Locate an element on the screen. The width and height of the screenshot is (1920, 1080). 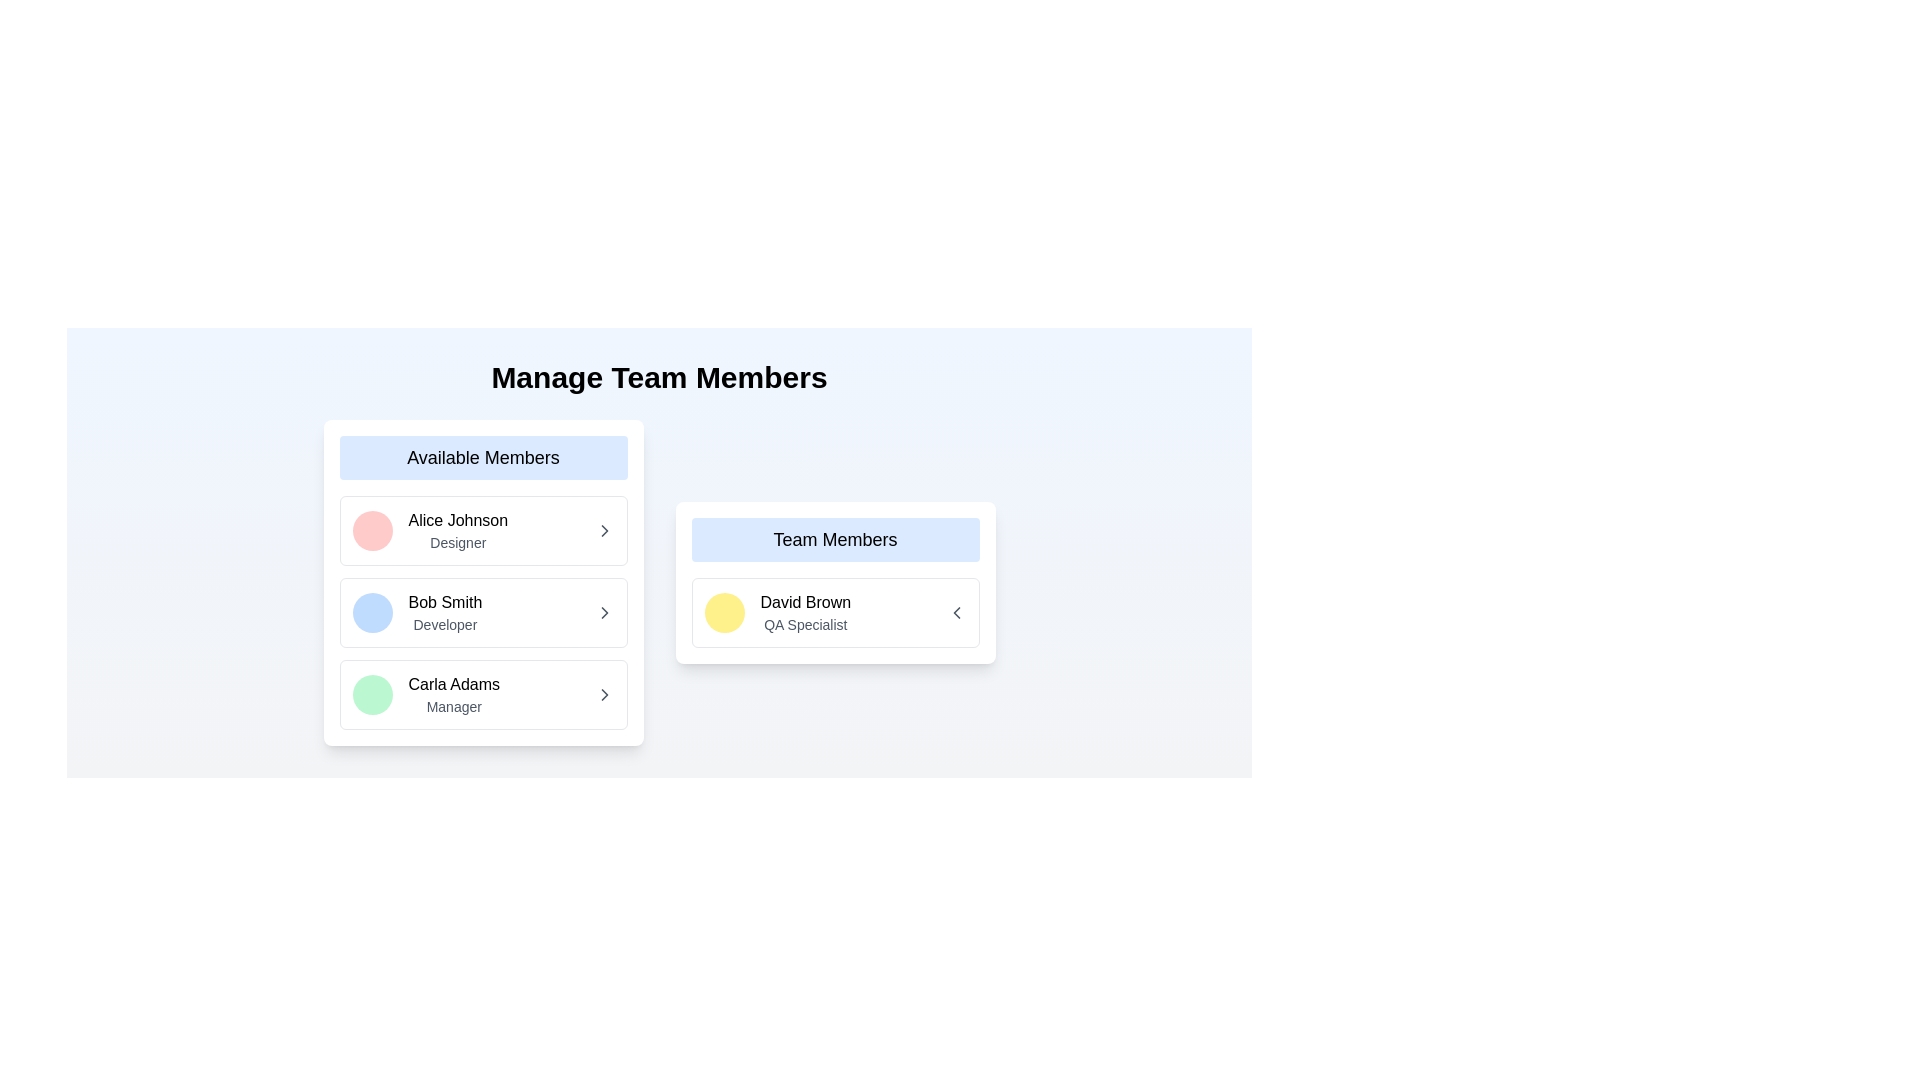
the static text label displaying 'Designer' located below the name 'Alice Johnson' in the 'Available Members' panel is located at coordinates (457, 543).